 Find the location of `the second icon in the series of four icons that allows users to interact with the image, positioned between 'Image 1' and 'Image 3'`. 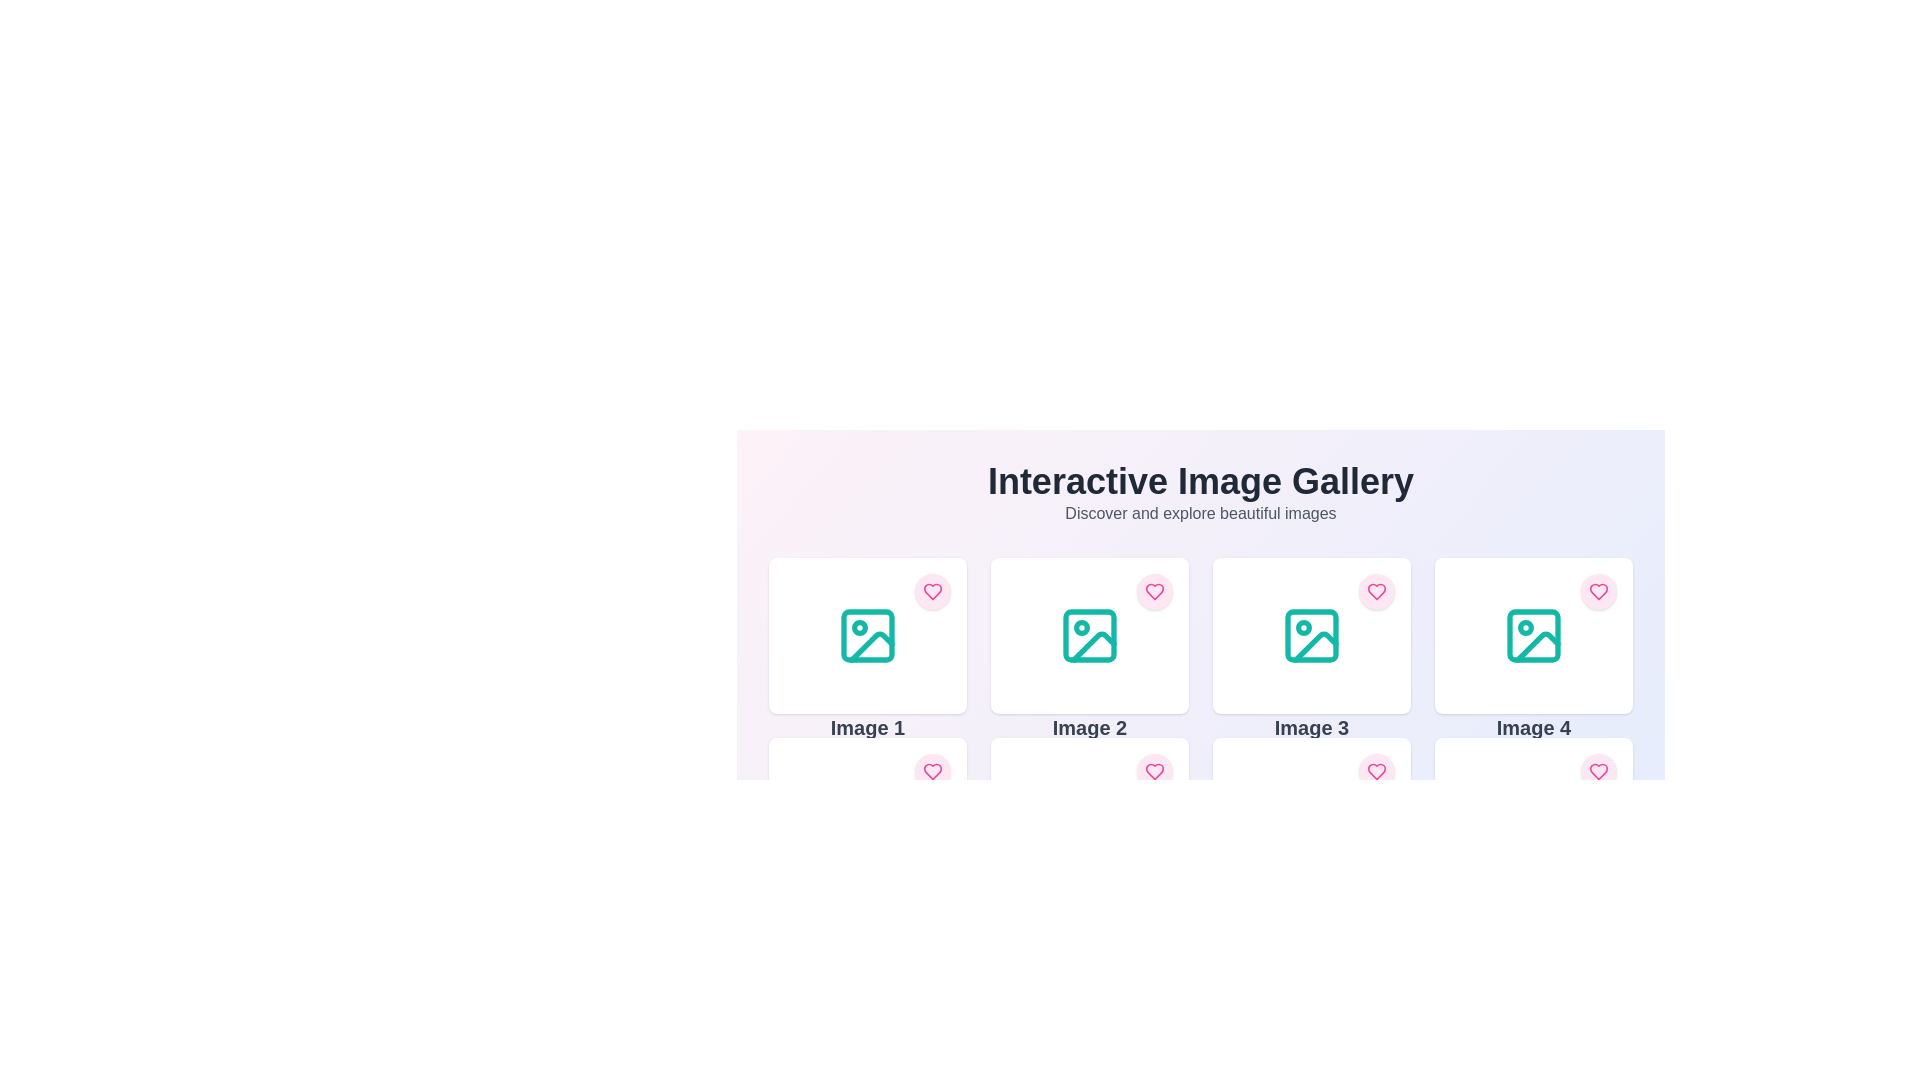

the second icon in the series of four icons that allows users to interact with the image, positioned between 'Image 1' and 'Image 3' is located at coordinates (1088, 636).